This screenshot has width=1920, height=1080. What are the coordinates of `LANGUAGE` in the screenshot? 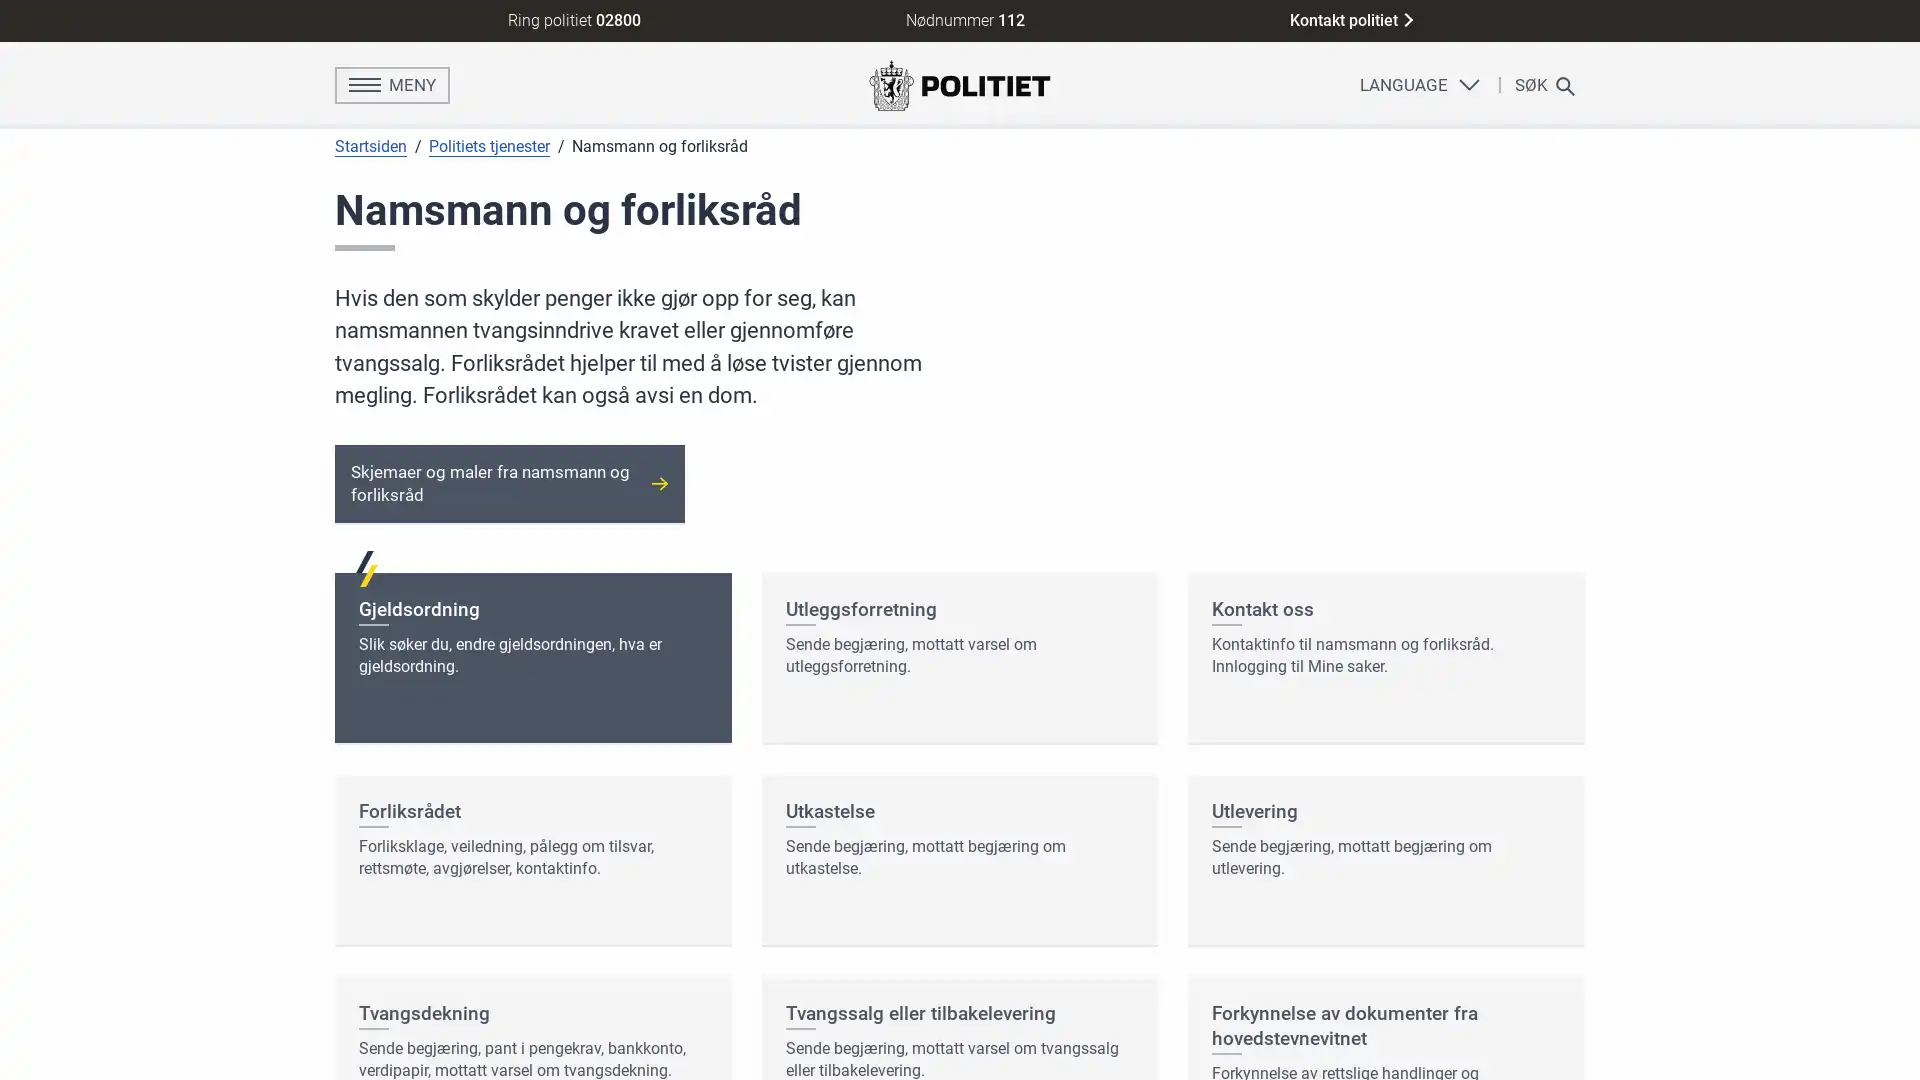 It's located at (1403, 83).